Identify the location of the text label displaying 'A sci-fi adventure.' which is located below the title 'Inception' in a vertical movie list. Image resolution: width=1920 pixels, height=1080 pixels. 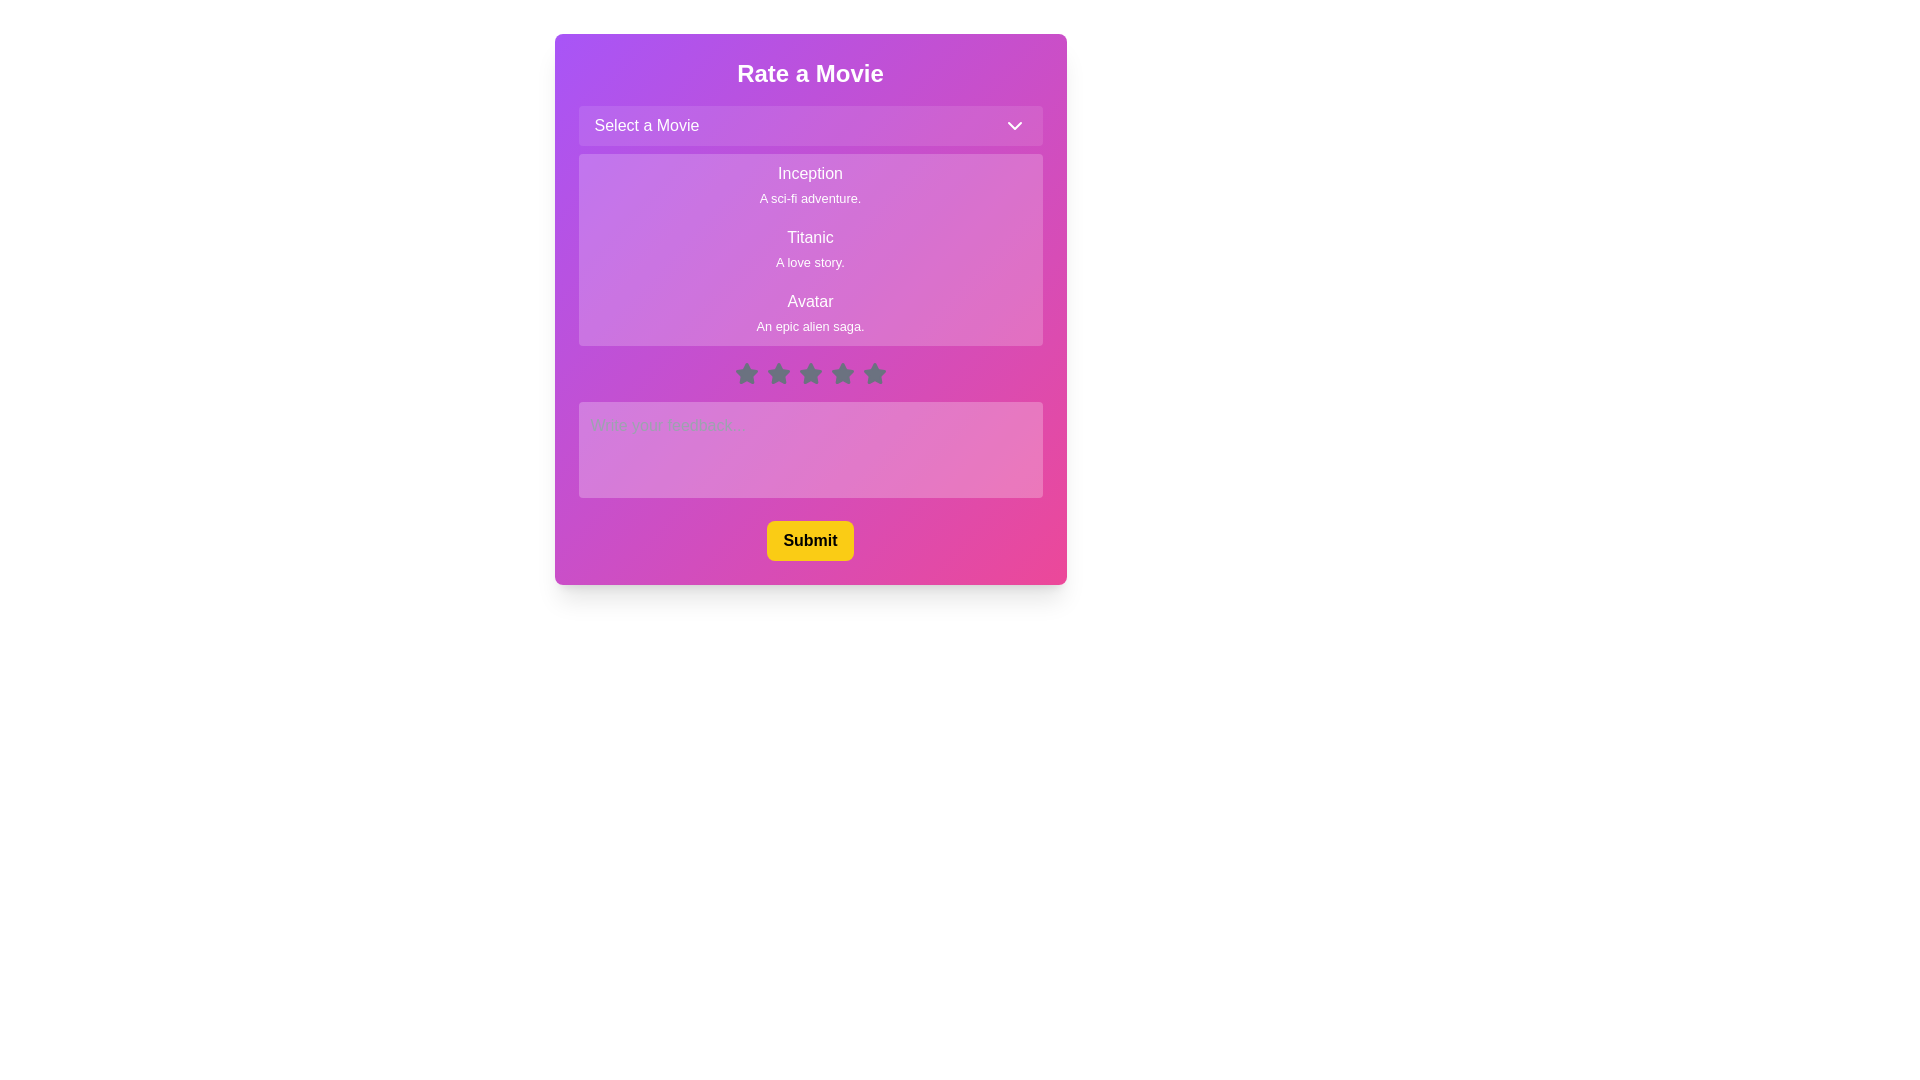
(810, 198).